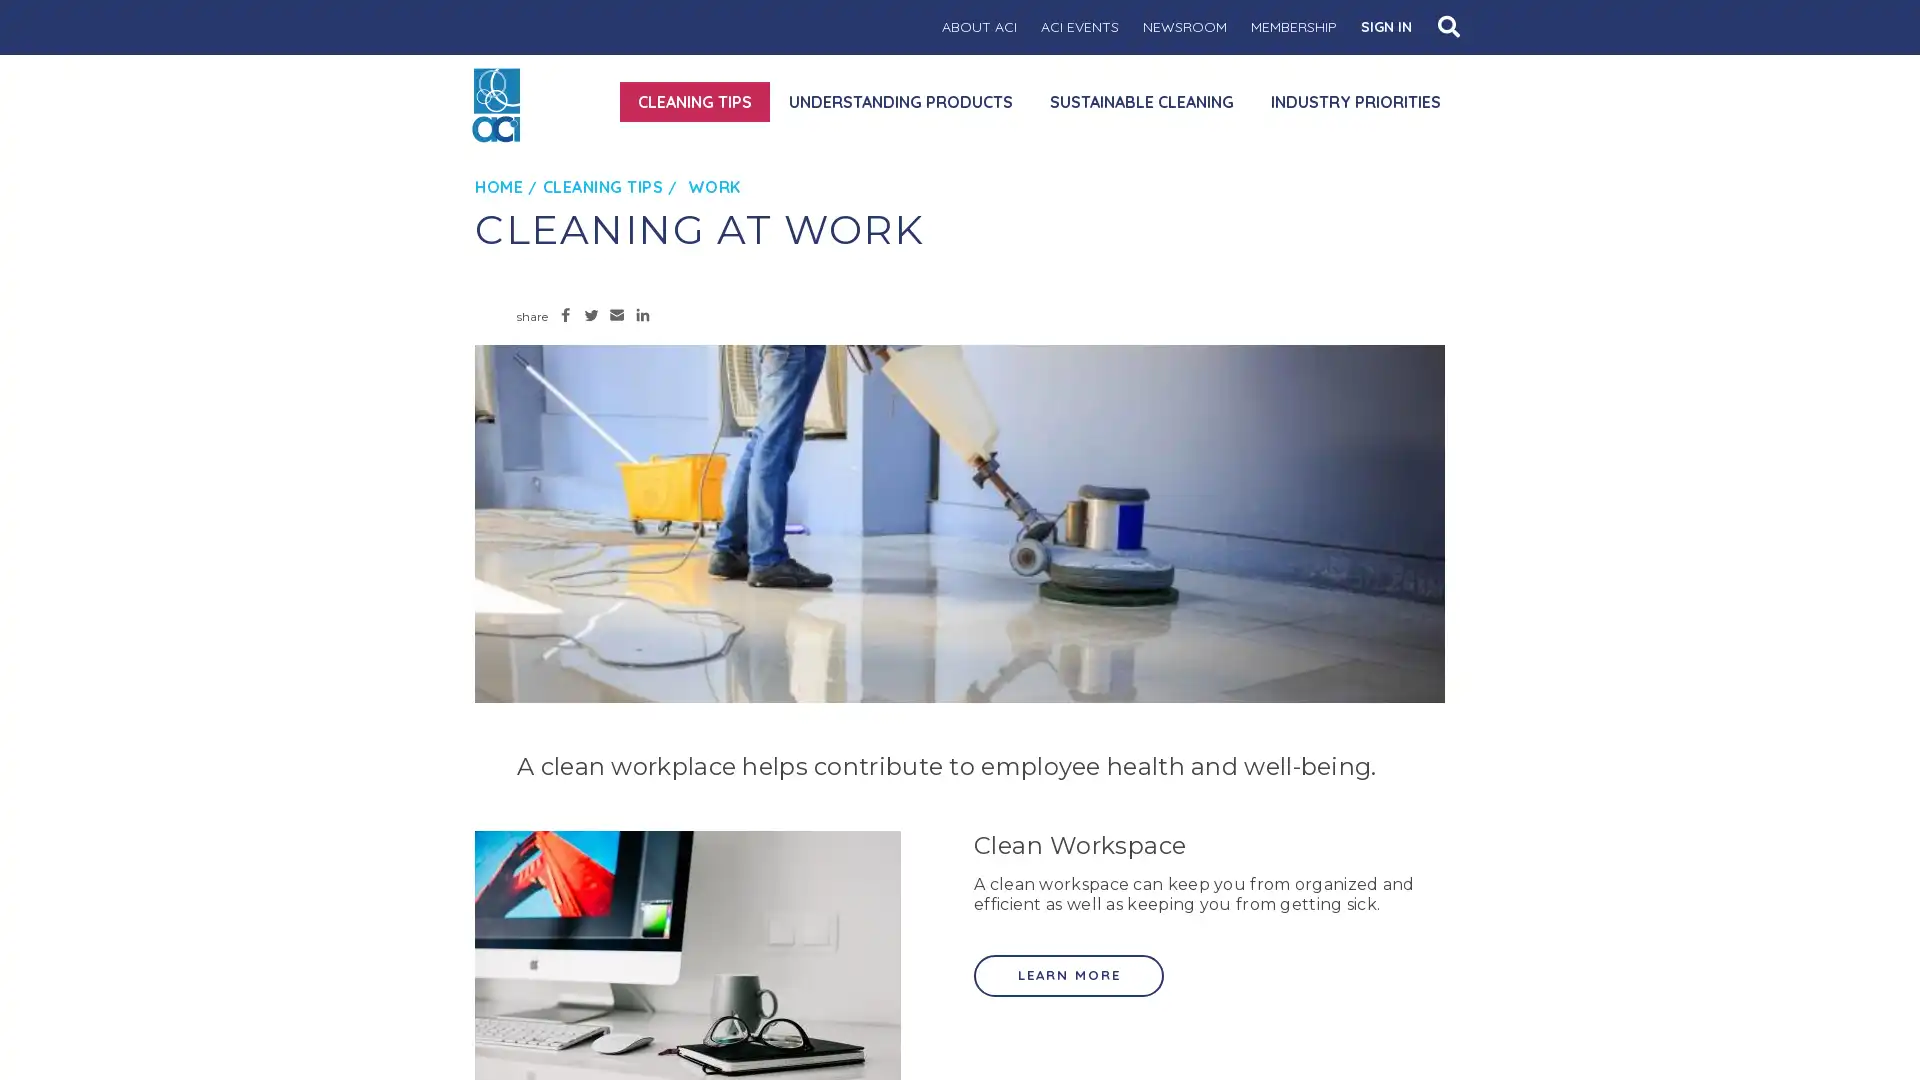 The height and width of the screenshot is (1080, 1920). Describe the element at coordinates (564, 315) in the screenshot. I see `Share to Facebook` at that location.